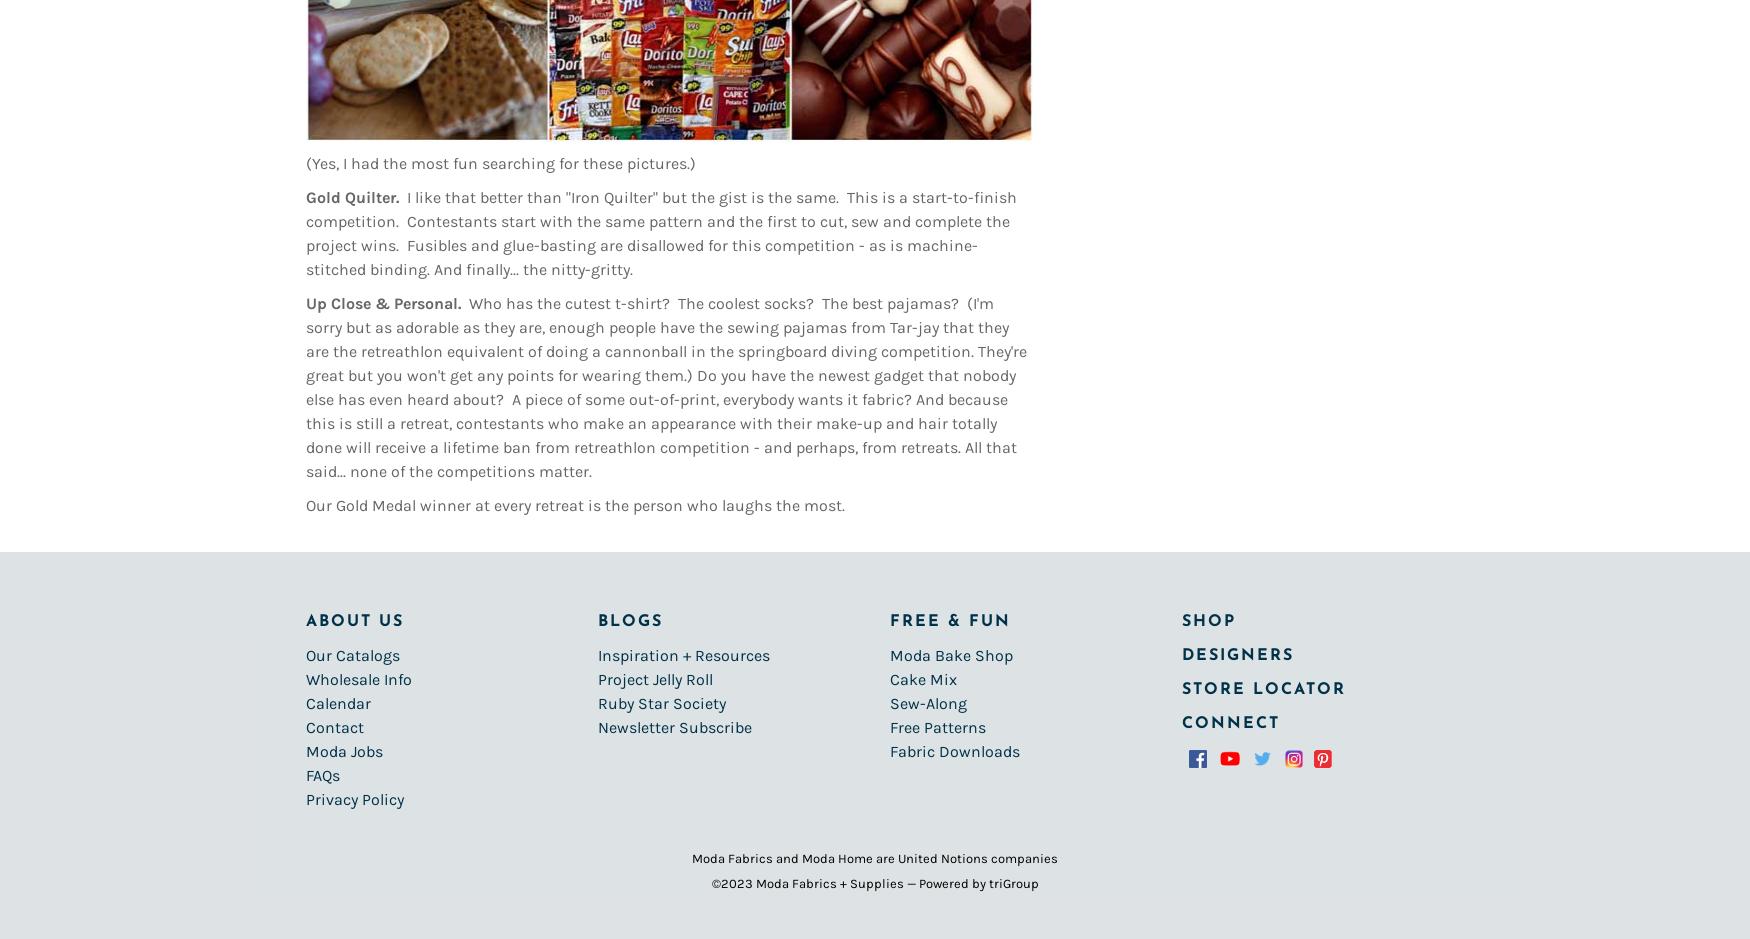  Describe the element at coordinates (661, 702) in the screenshot. I see `'Ruby Star Society'` at that location.